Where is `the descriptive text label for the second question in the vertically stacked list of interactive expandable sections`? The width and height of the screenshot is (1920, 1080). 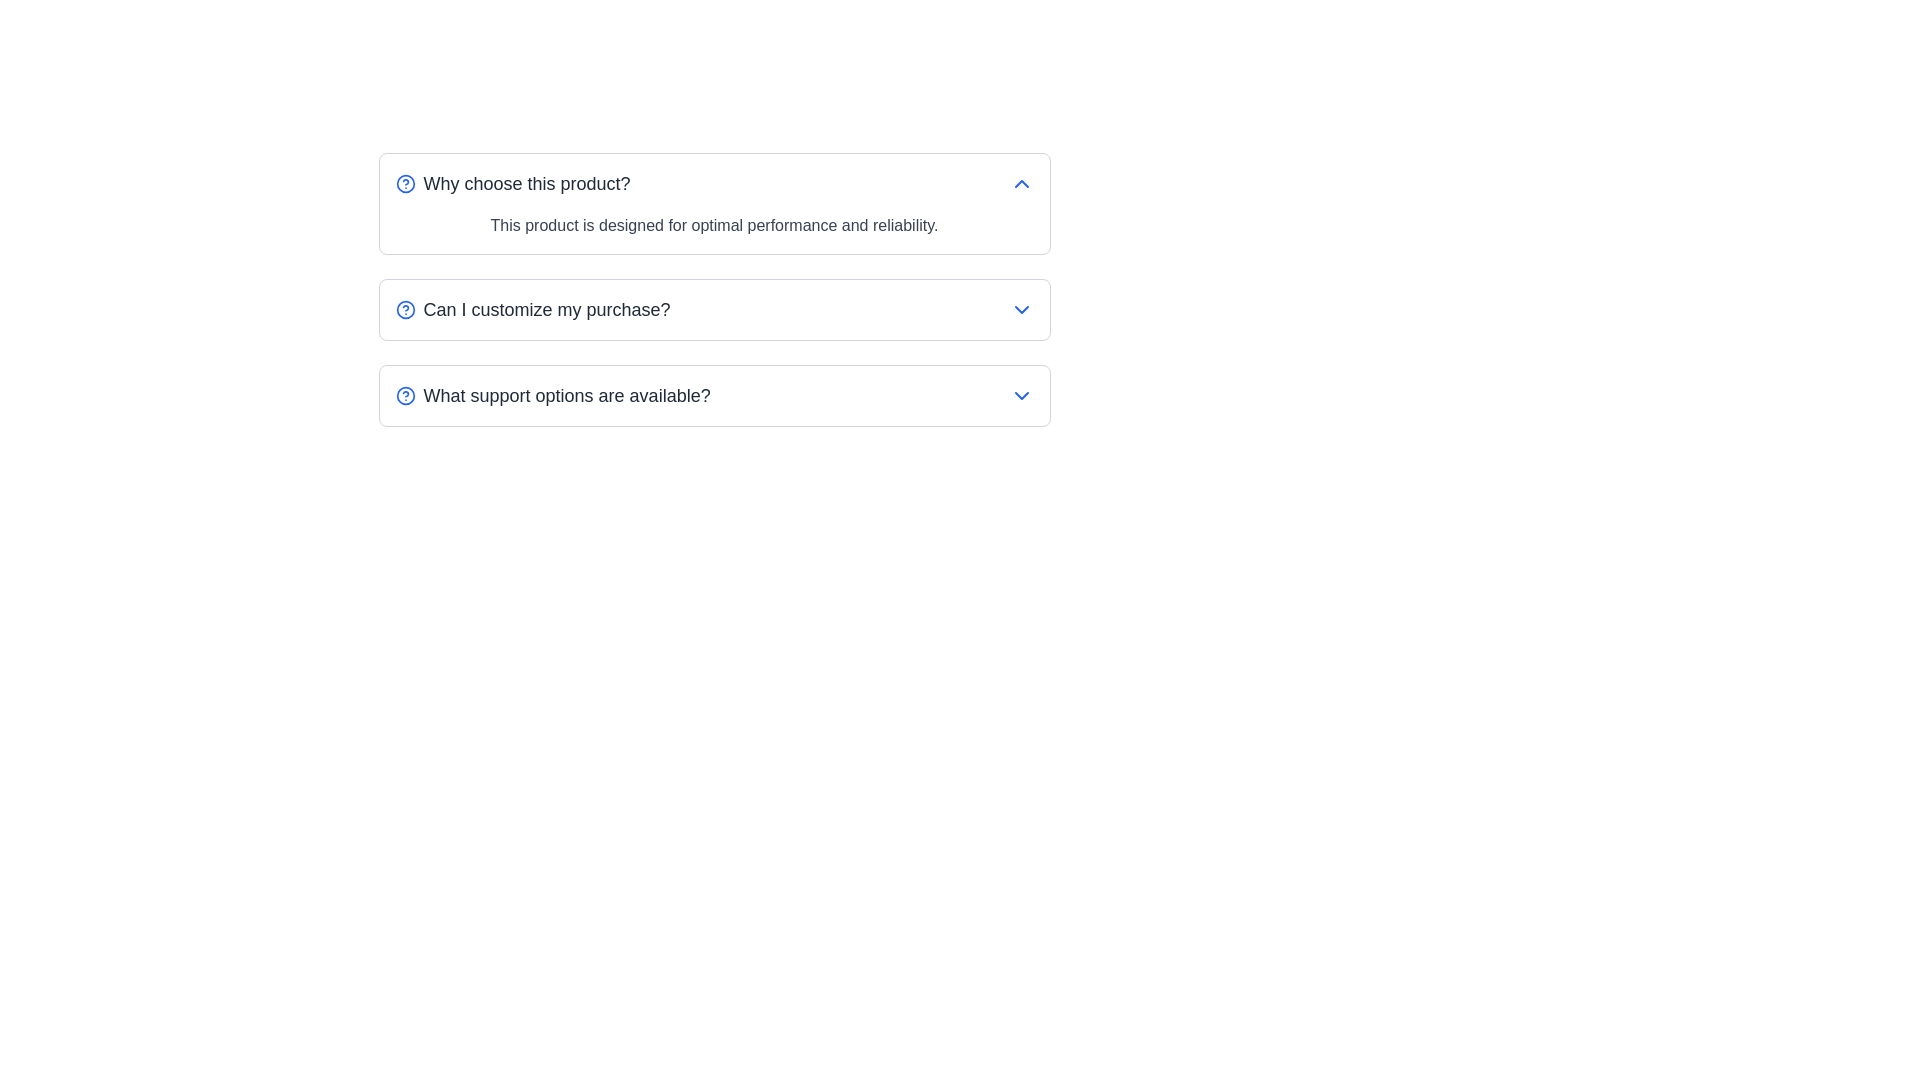 the descriptive text label for the second question in the vertically stacked list of interactive expandable sections is located at coordinates (547, 309).